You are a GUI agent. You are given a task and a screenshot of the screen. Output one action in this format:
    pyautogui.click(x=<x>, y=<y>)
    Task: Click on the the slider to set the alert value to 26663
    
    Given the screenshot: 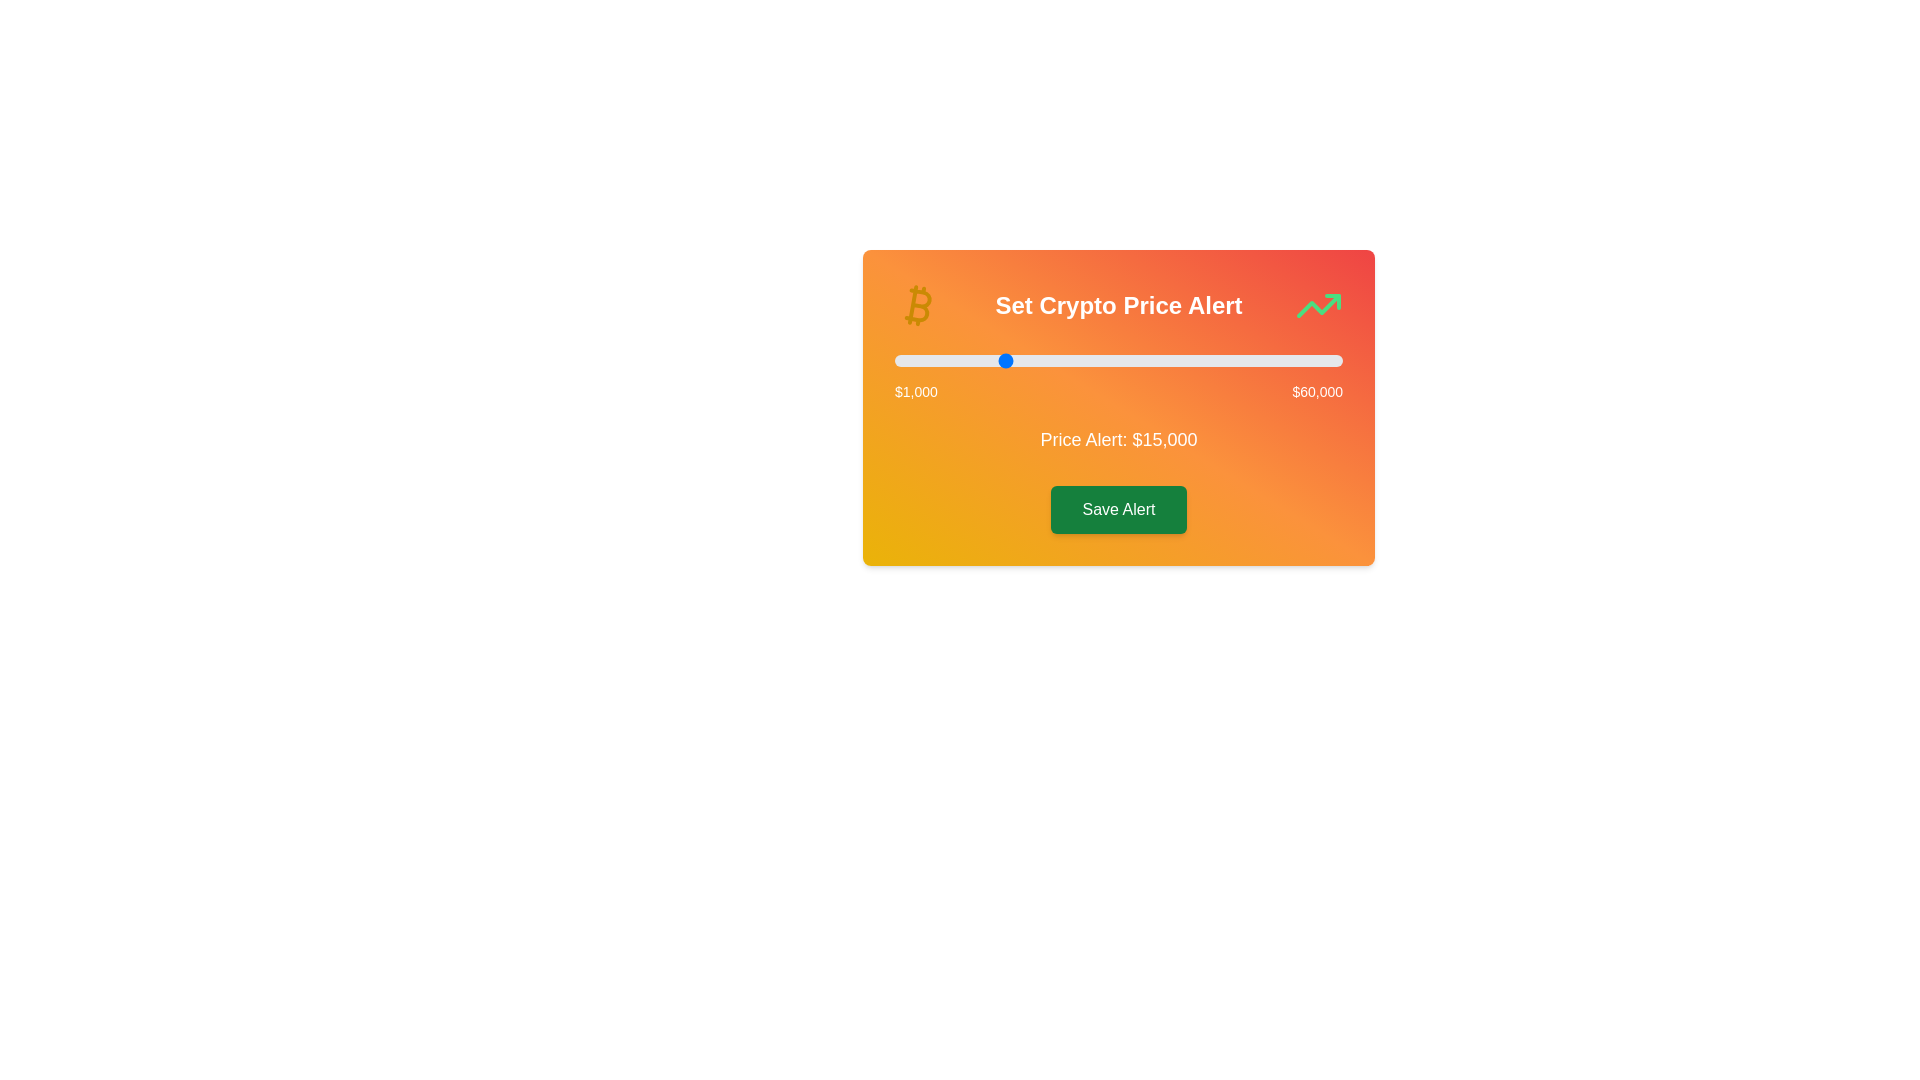 What is the action you would take?
    pyautogui.click(x=1088, y=361)
    